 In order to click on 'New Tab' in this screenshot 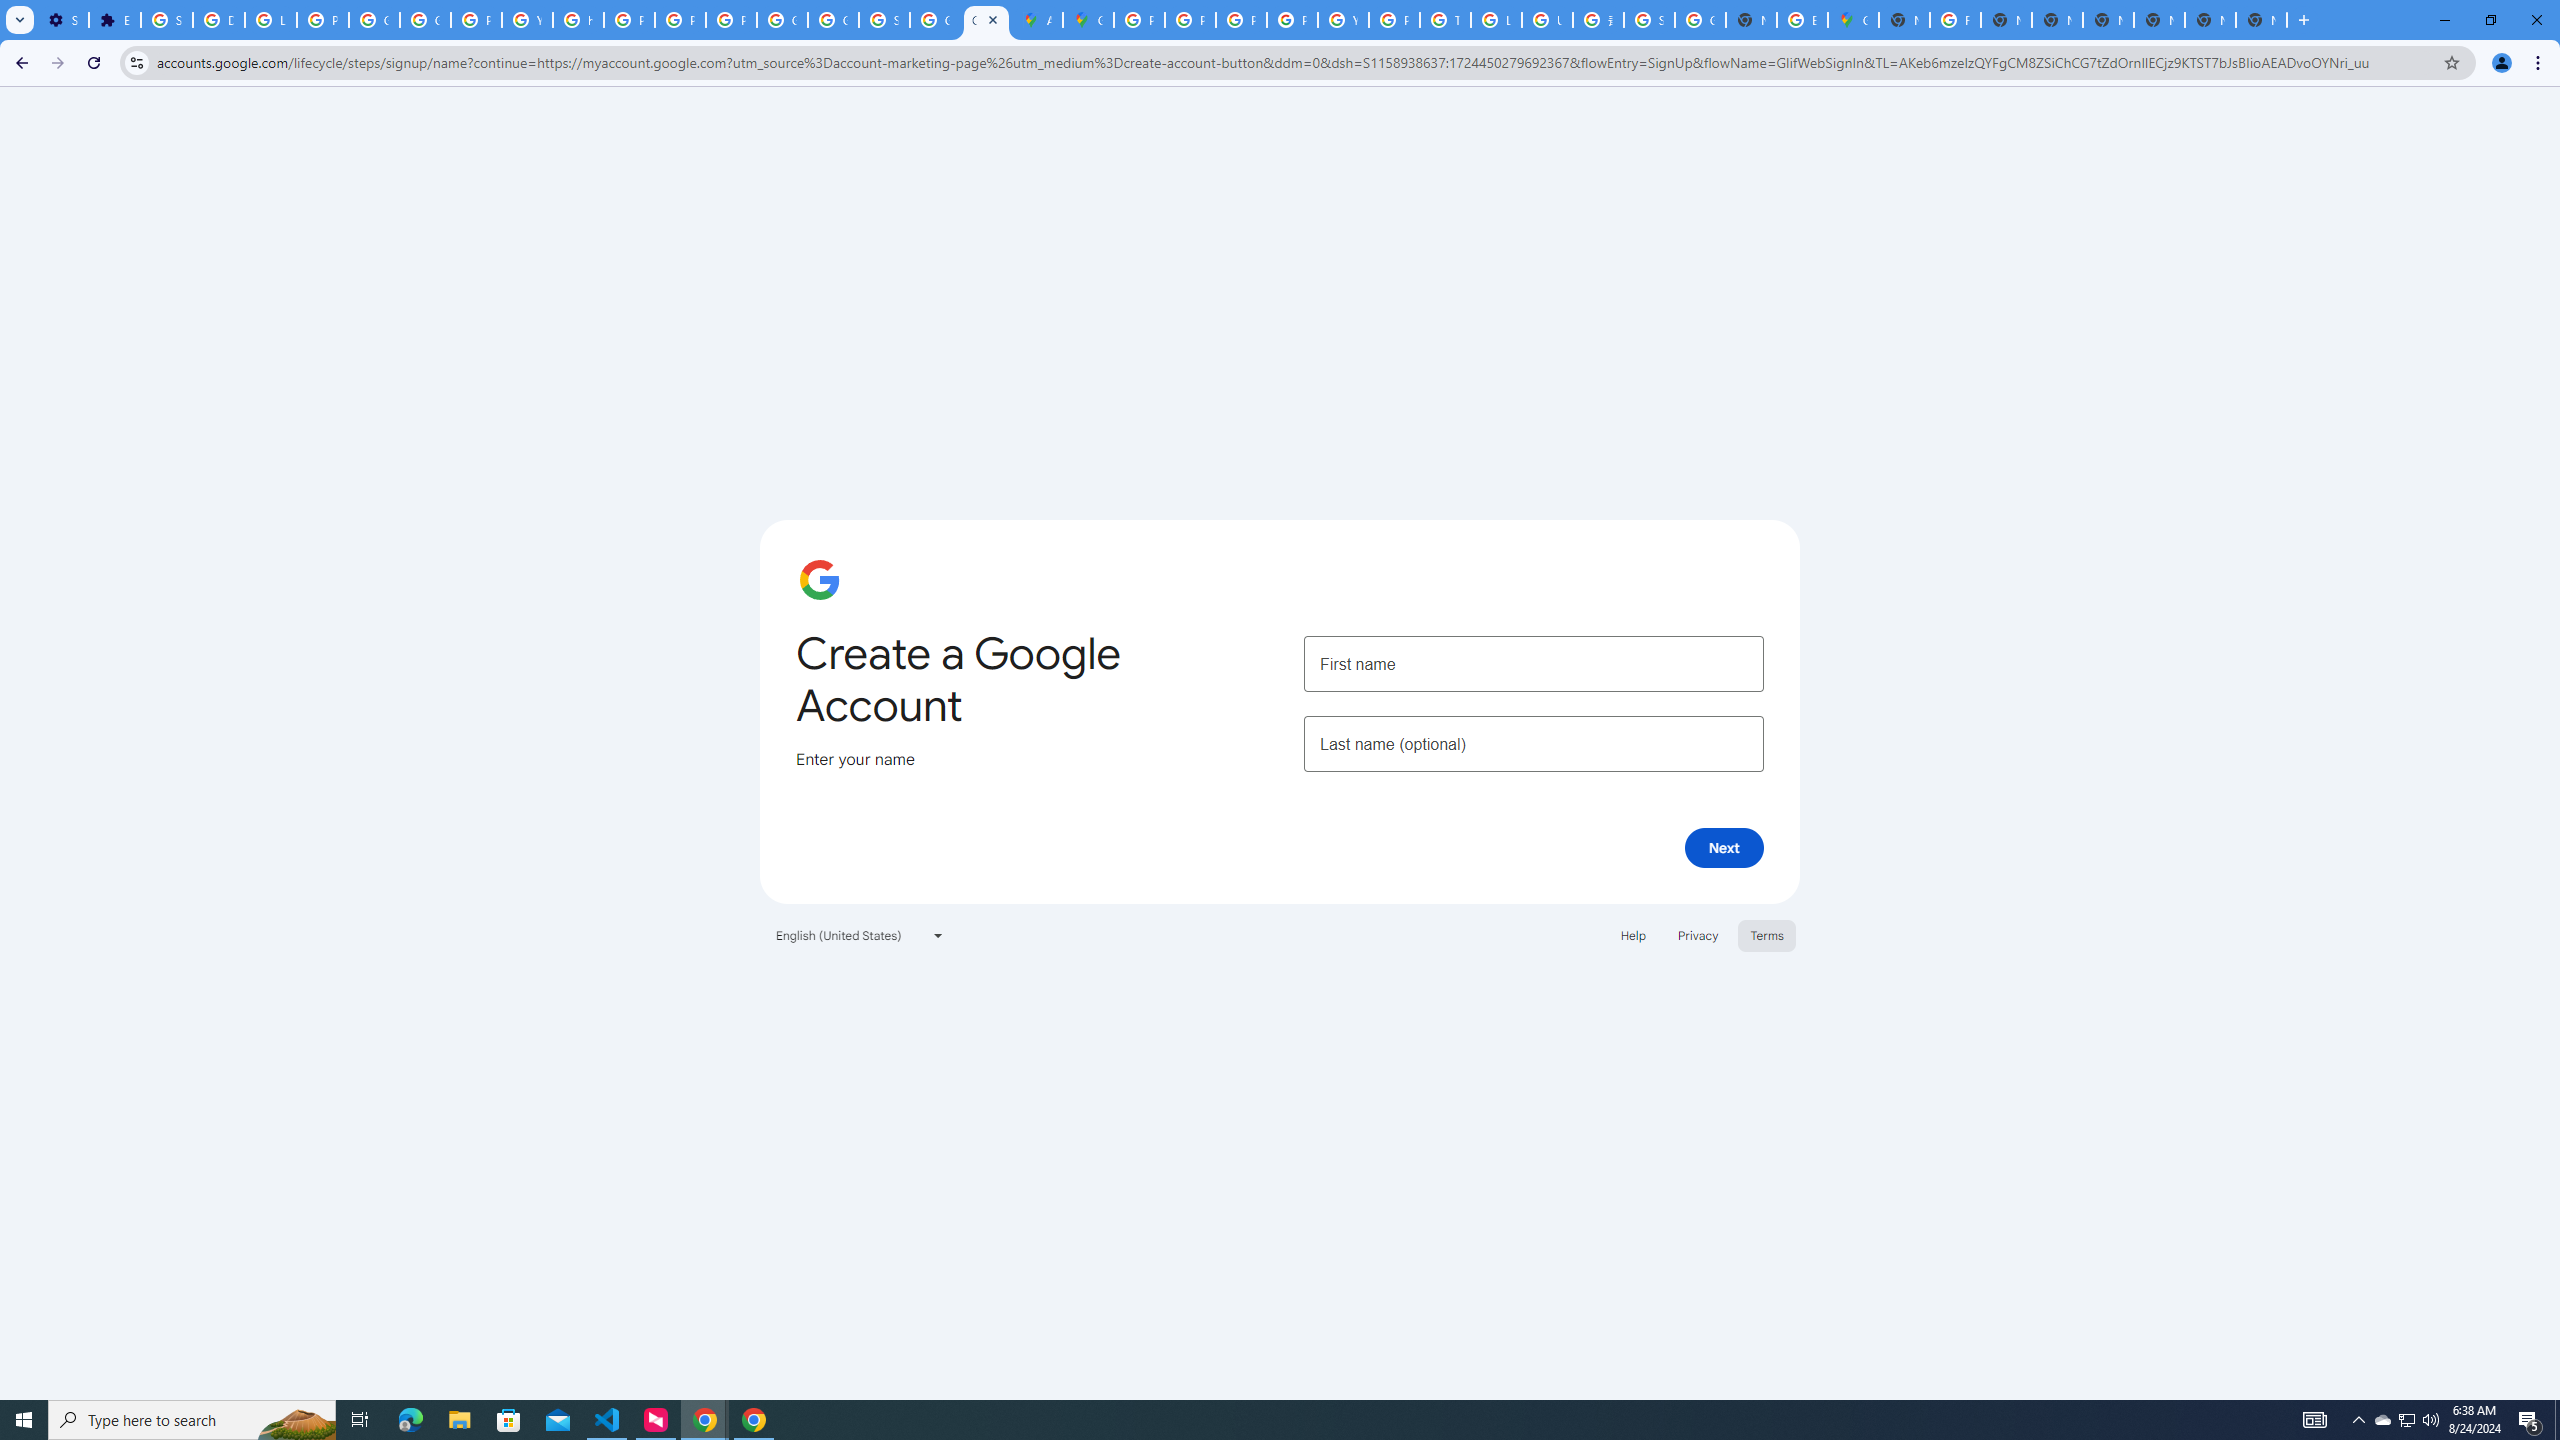, I will do `click(2159, 19)`.